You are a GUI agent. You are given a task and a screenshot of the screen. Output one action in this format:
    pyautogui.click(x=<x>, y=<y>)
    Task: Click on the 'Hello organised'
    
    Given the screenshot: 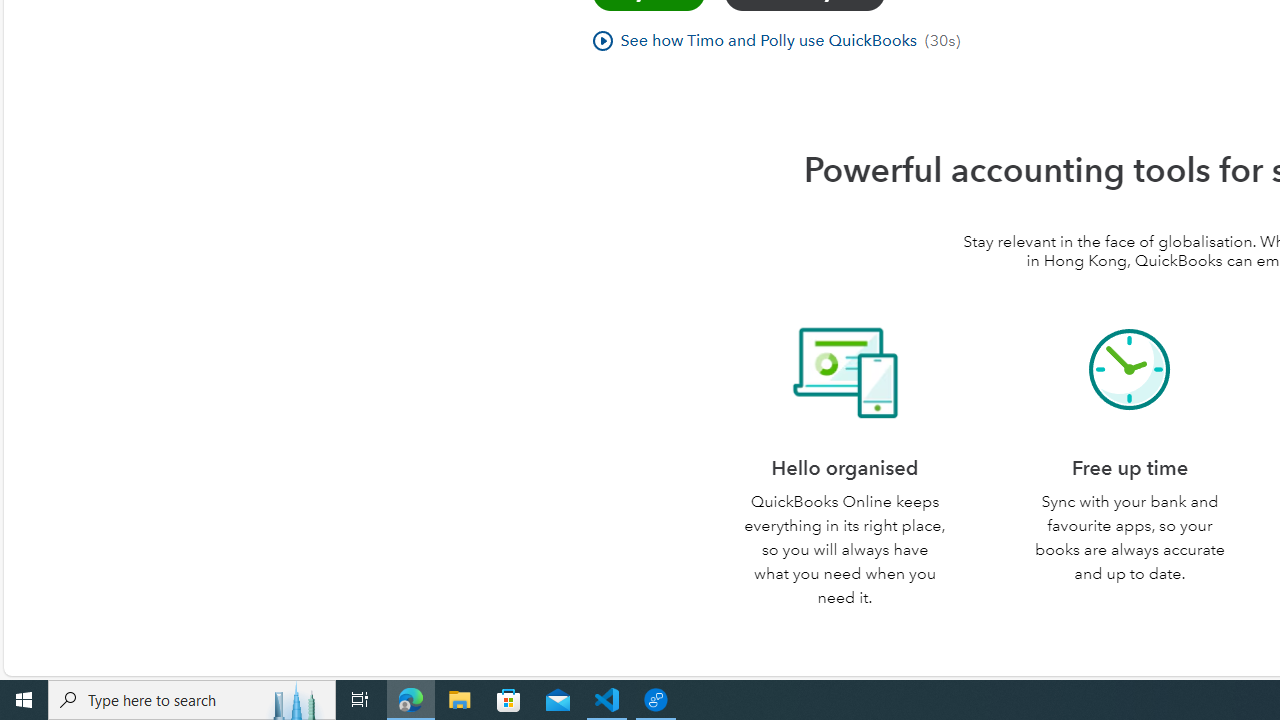 What is the action you would take?
    pyautogui.click(x=844, y=370)
    